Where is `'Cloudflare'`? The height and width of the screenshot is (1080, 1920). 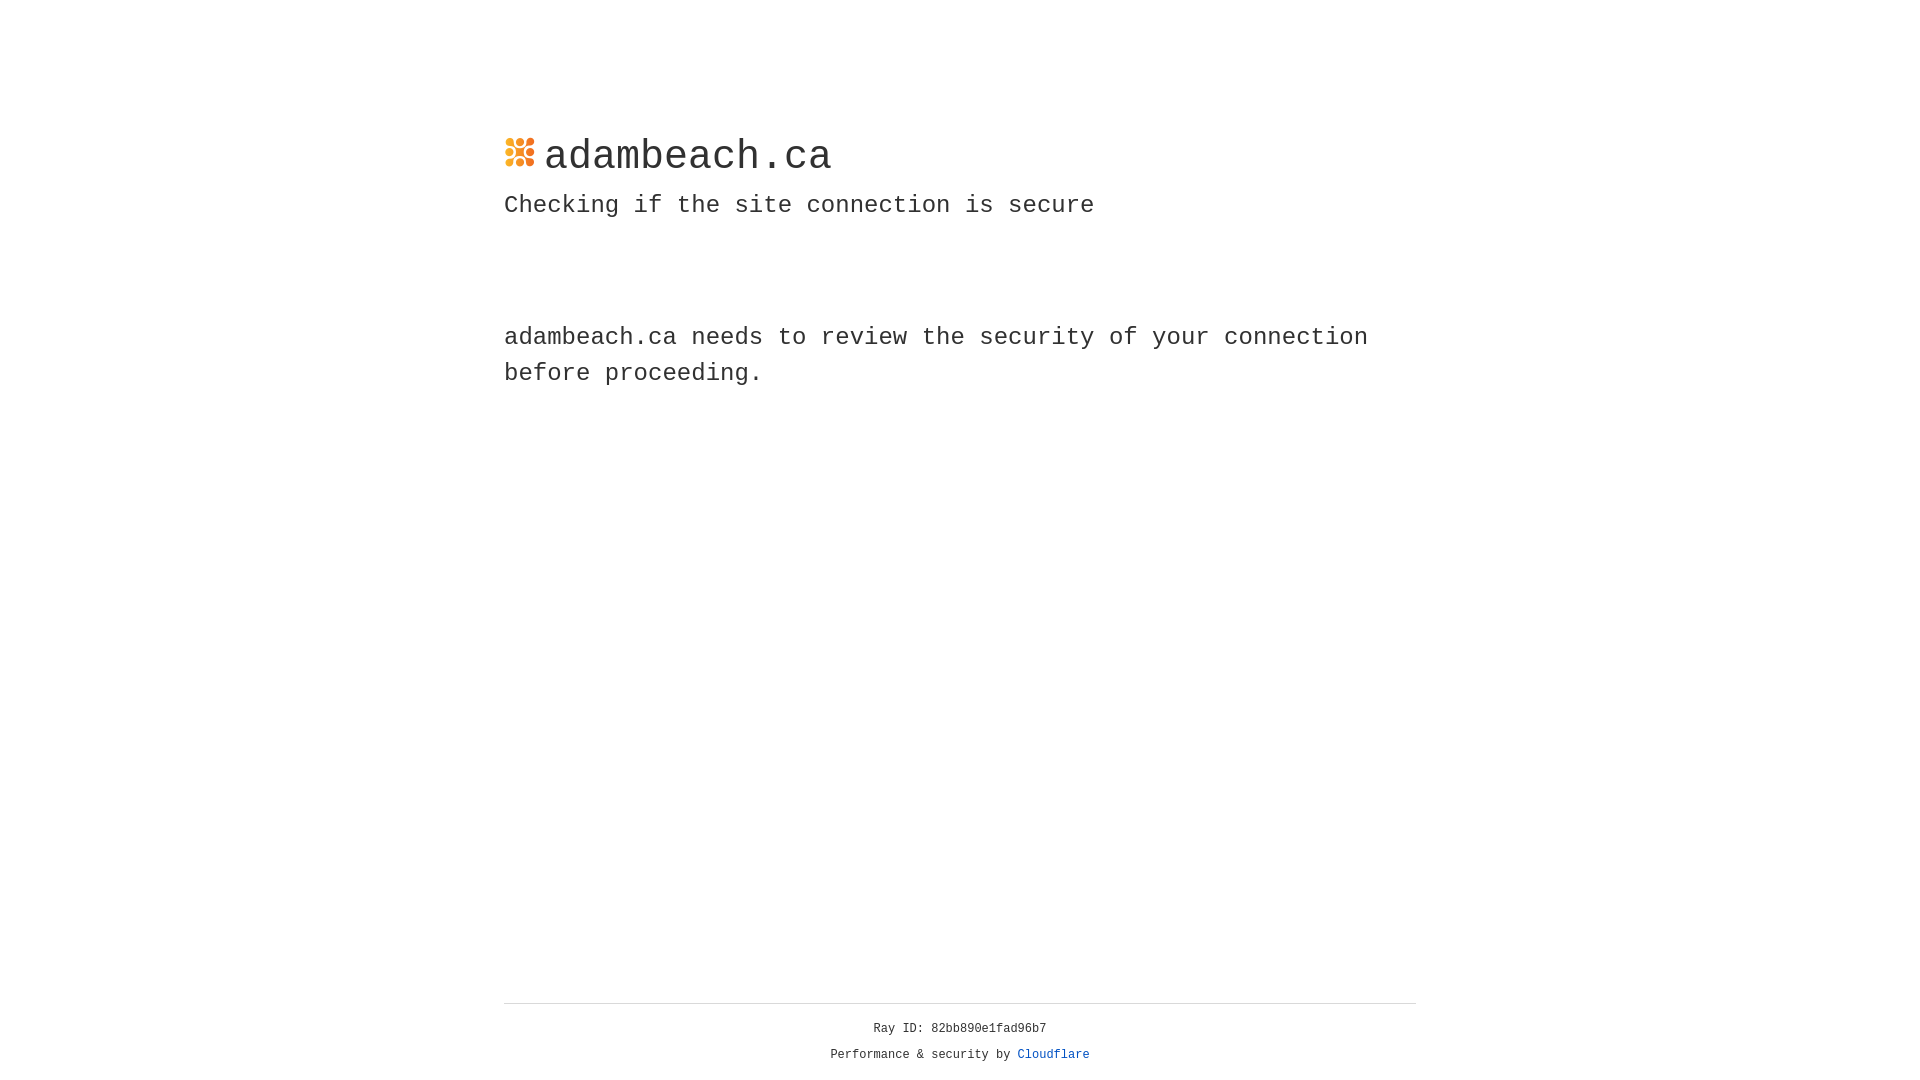
'Cloudflare' is located at coordinates (1053, 1054).